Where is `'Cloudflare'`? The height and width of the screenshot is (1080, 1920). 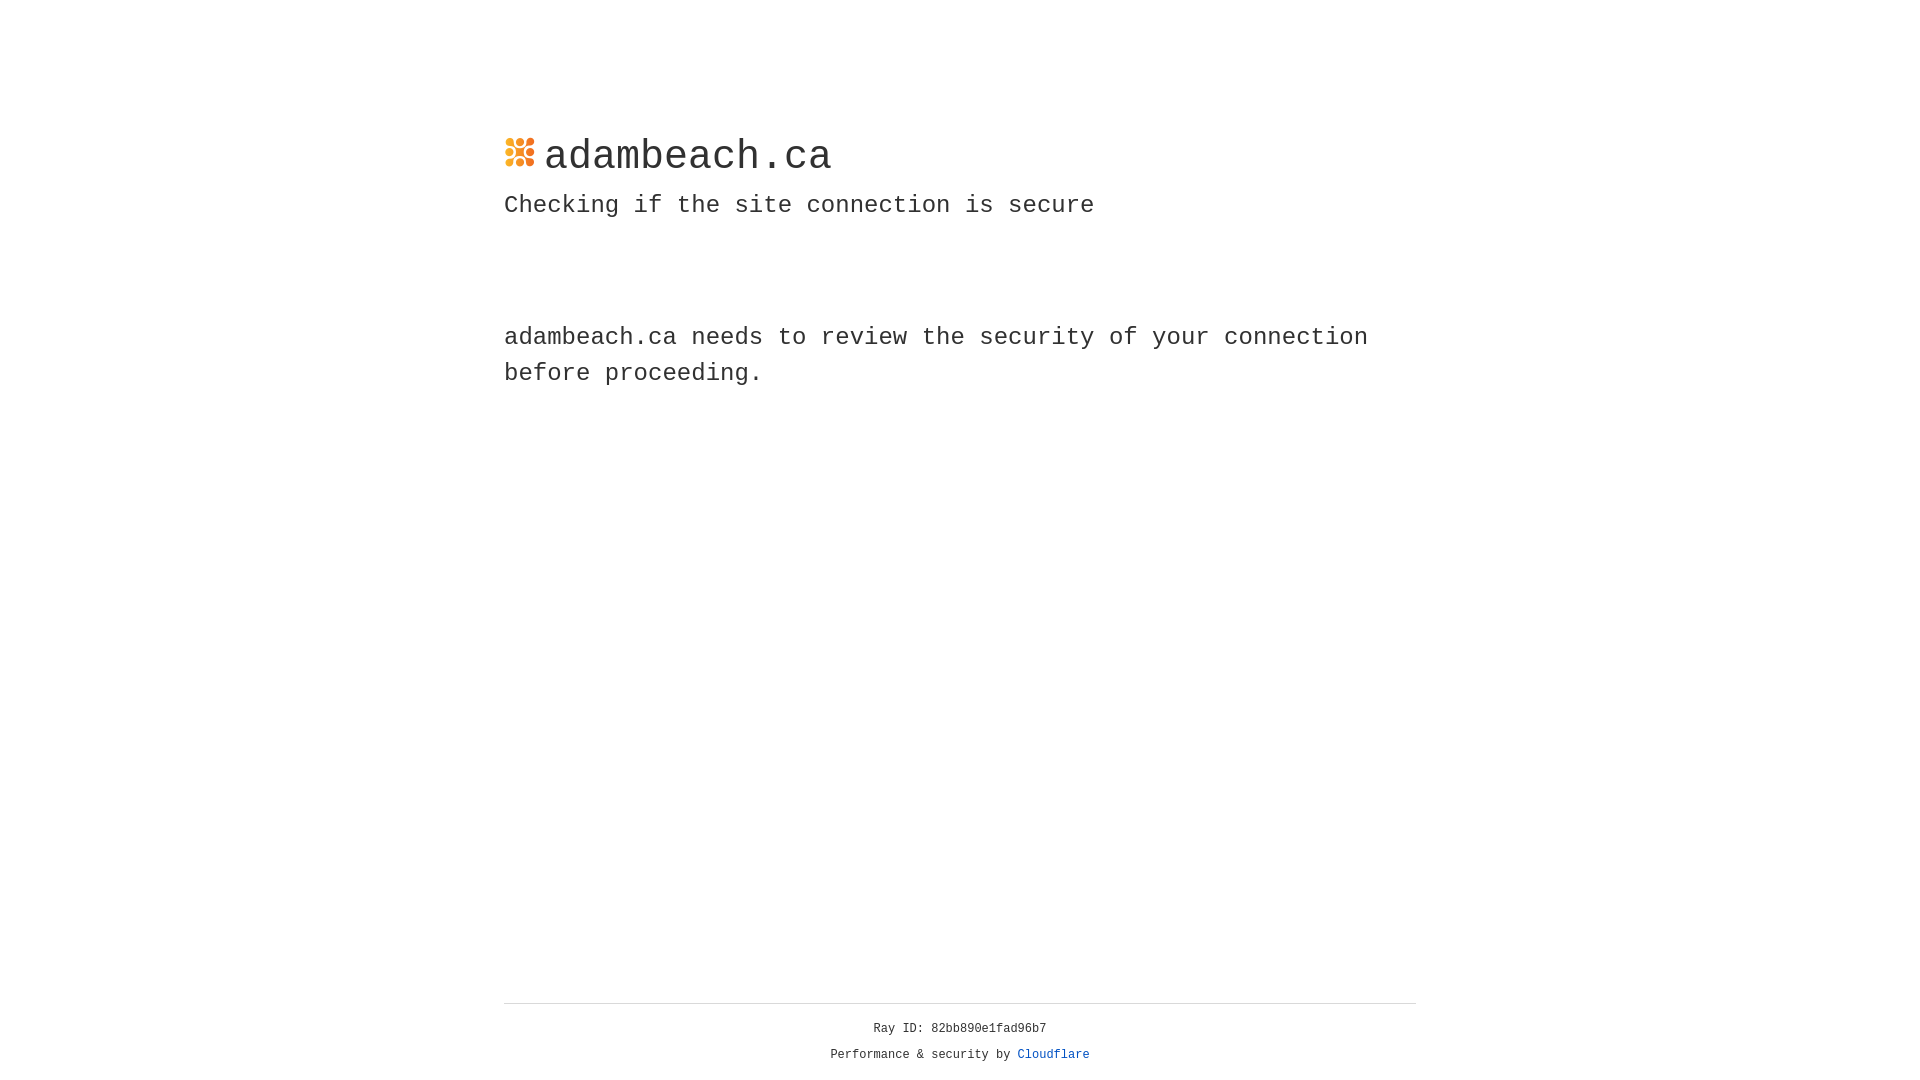
'Cloudflare' is located at coordinates (1053, 1054).